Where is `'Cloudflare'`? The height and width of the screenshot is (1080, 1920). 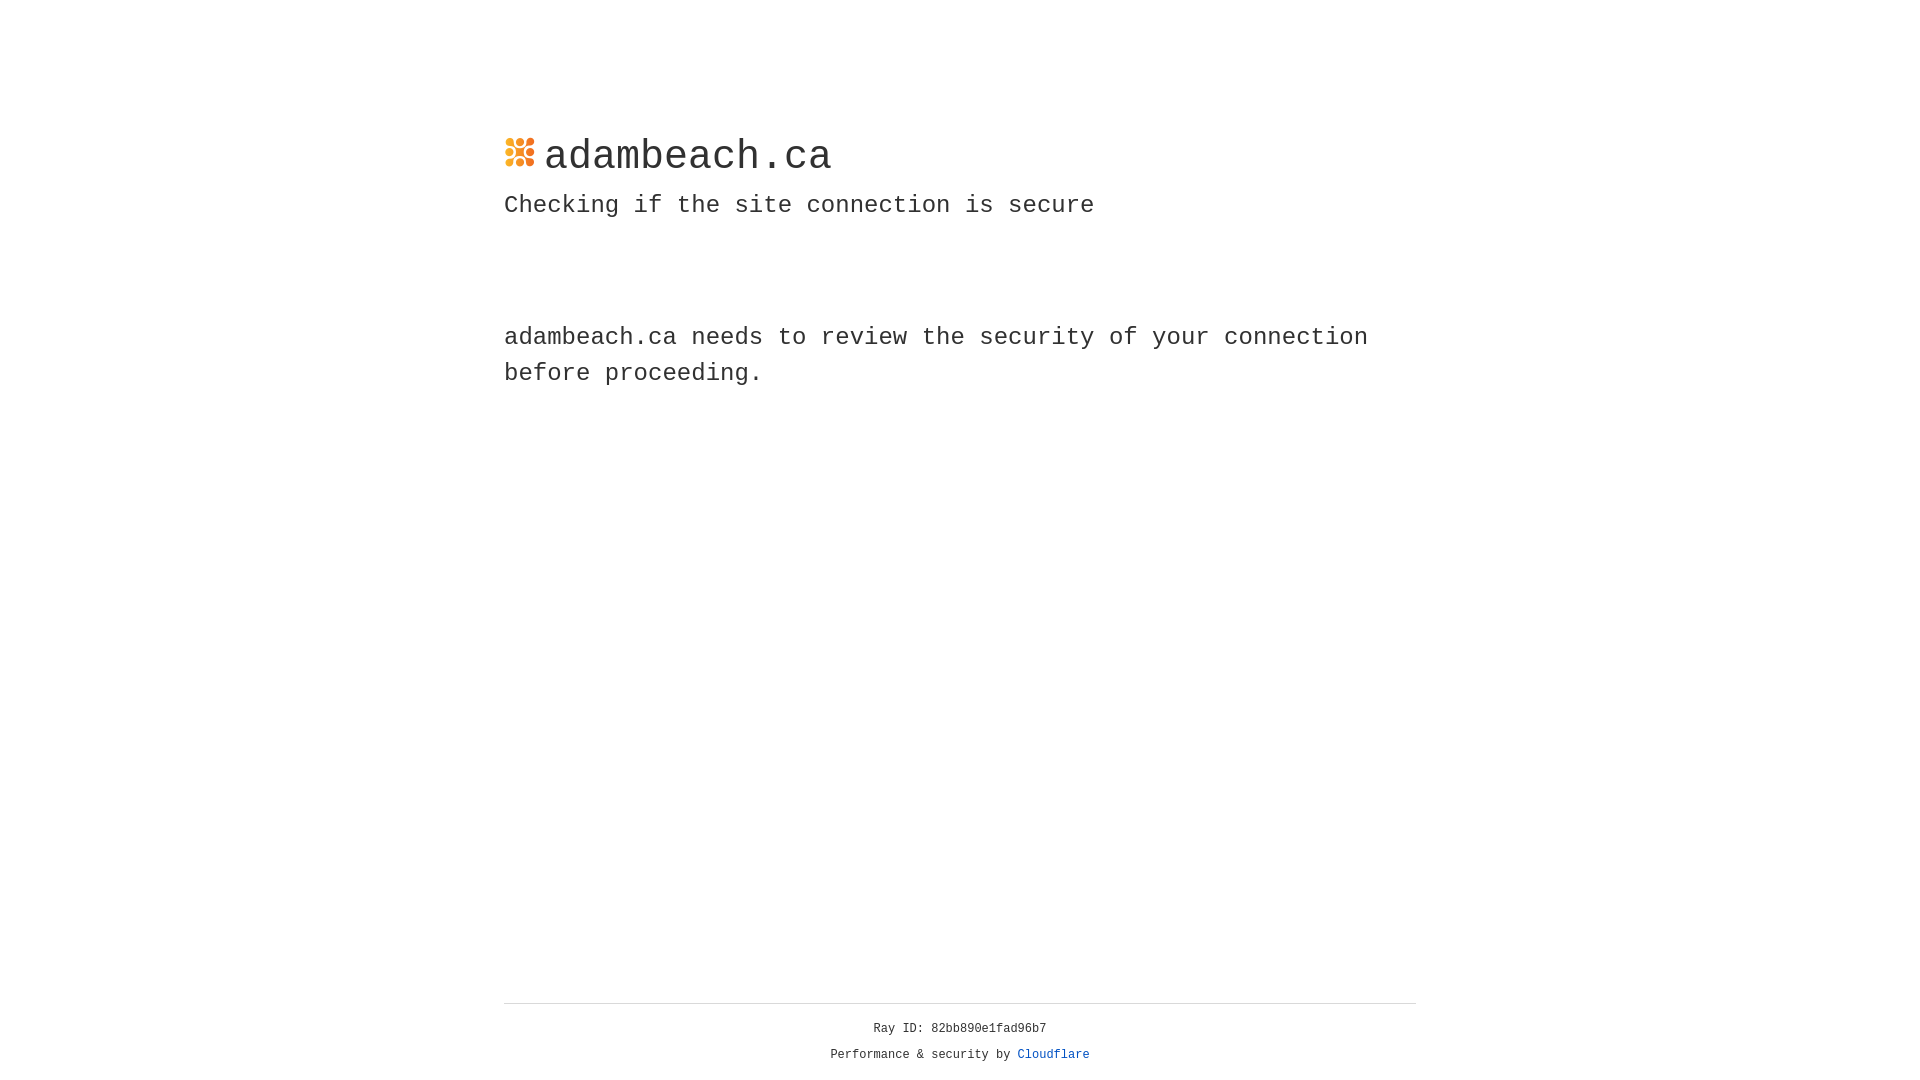
'Cloudflare' is located at coordinates (1053, 1054).